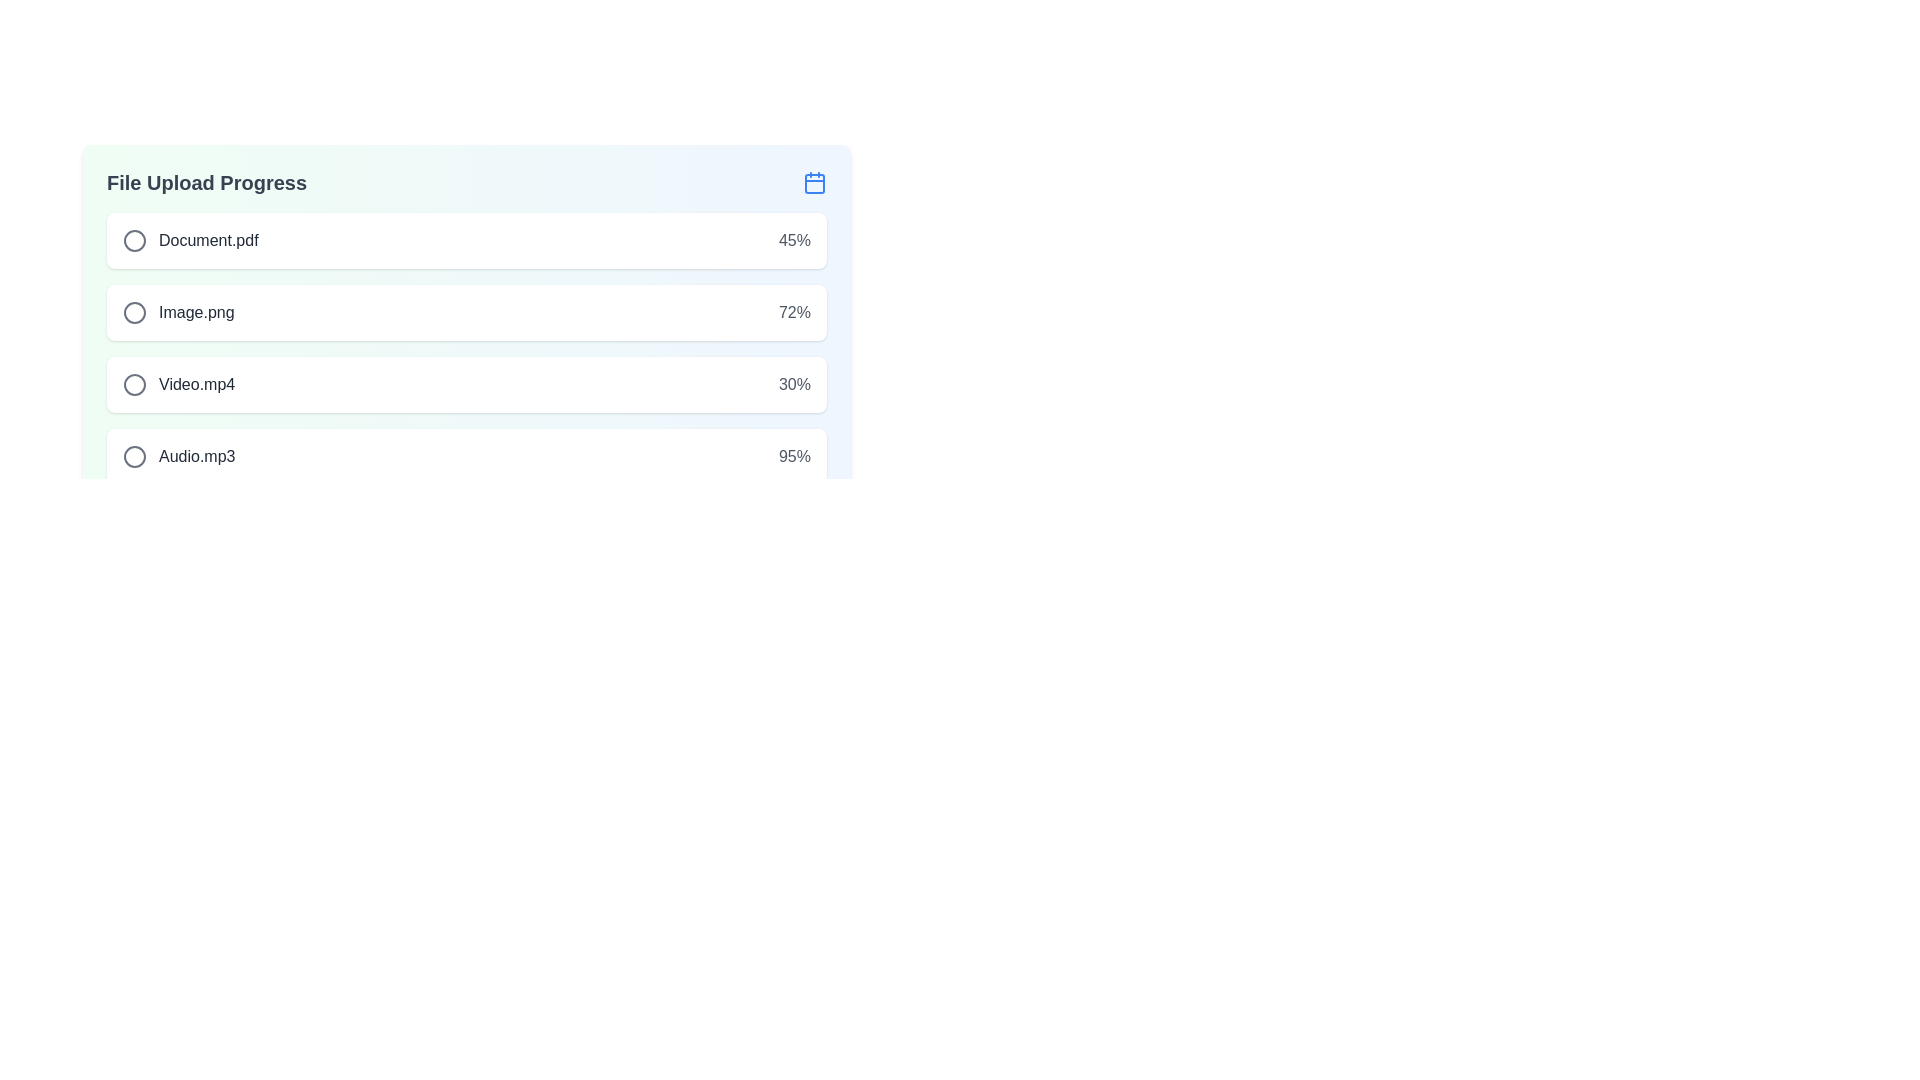 This screenshot has width=1920, height=1080. I want to click on the circular icon associated with the file 'Document.pdf', so click(133, 239).